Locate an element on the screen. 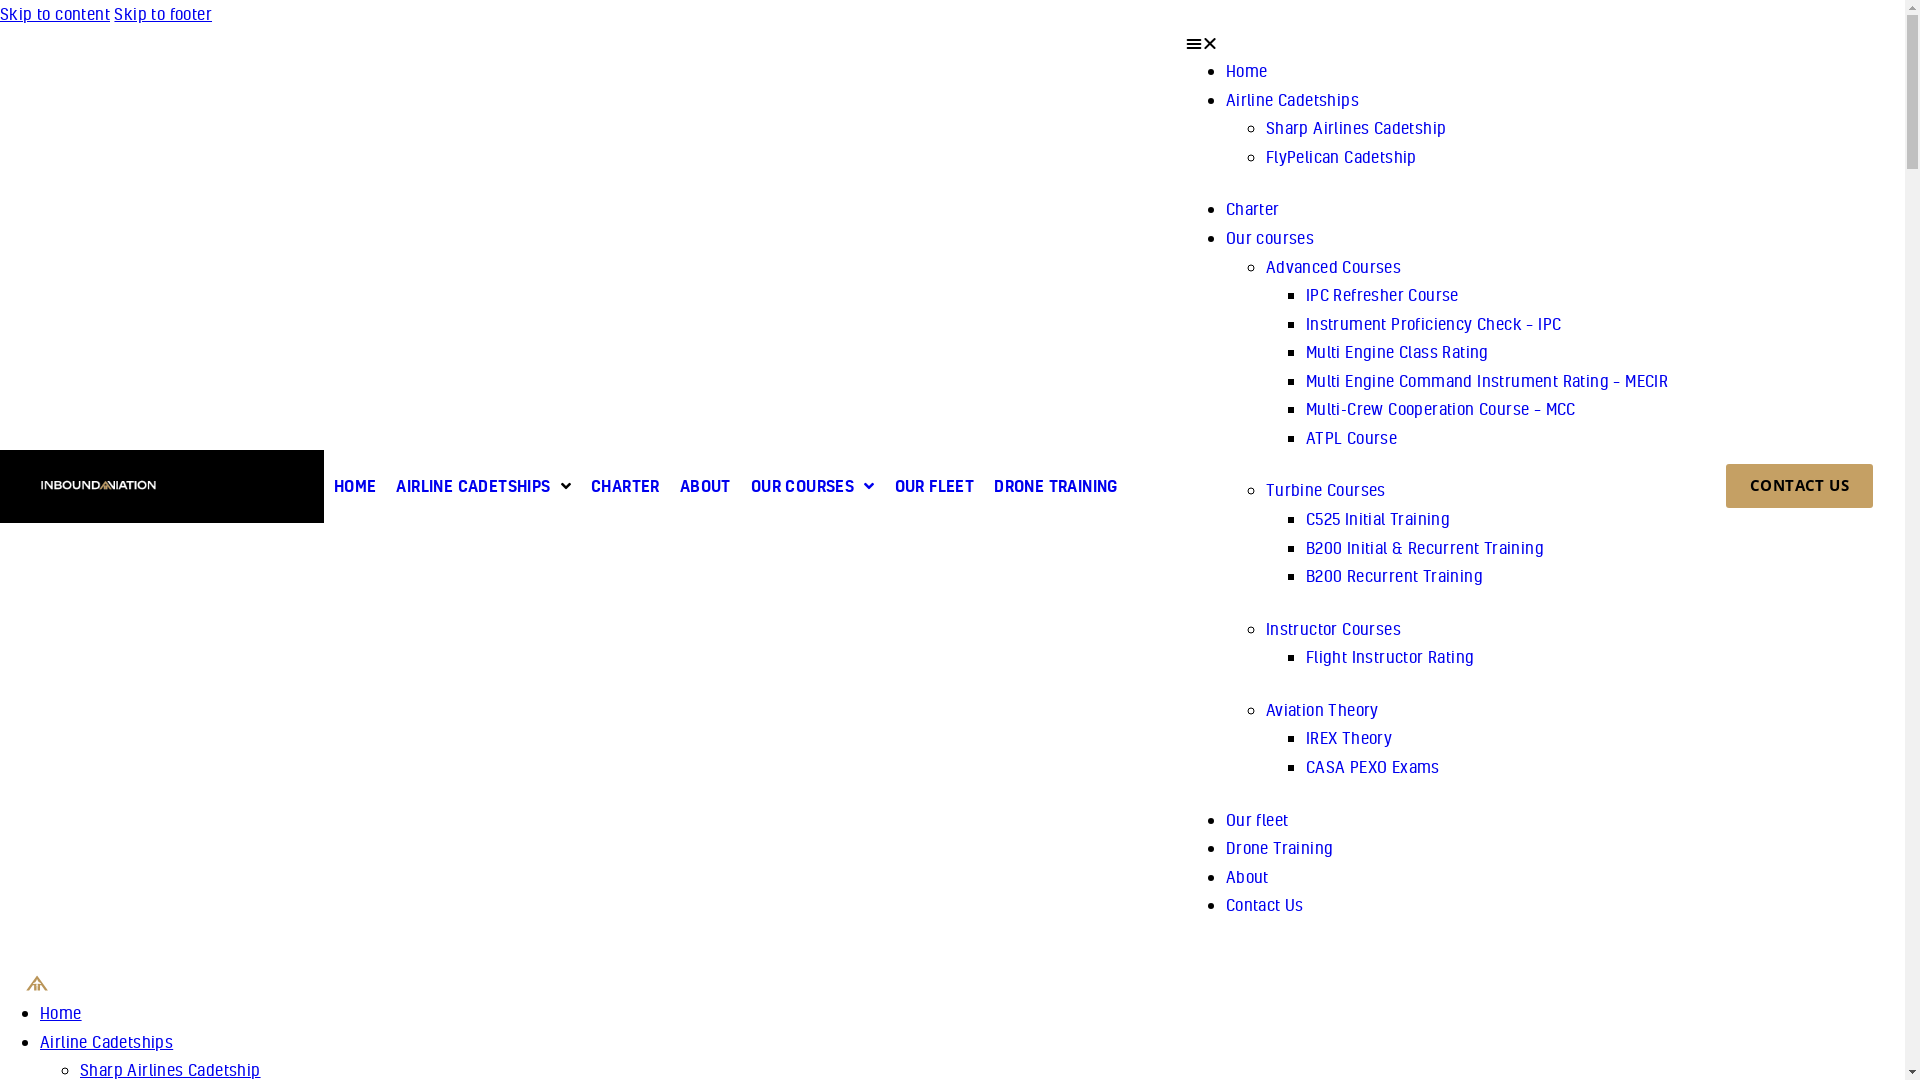  'Skip to content' is located at coordinates (54, 13).